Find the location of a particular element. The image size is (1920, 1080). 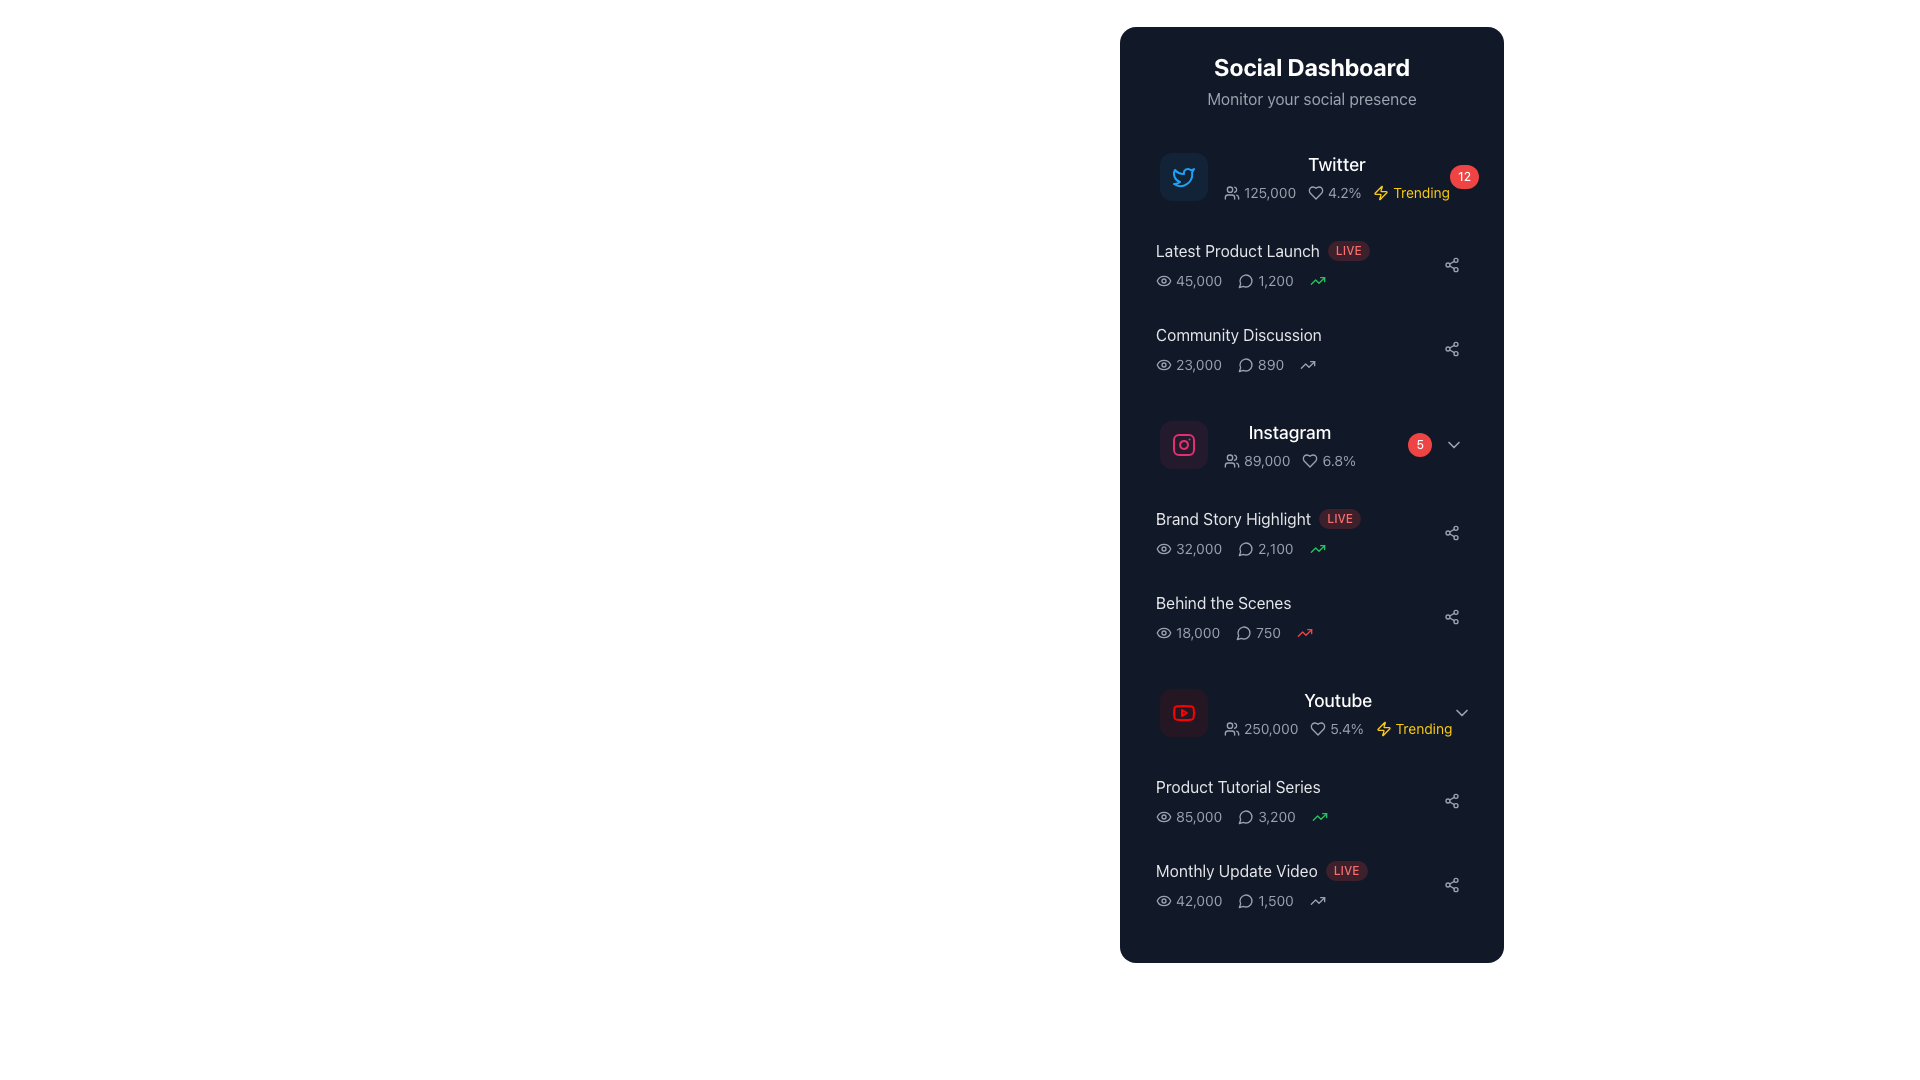

the sharing icon button located in the rightmost position of the 'Latest Product Launch' row is located at coordinates (1451, 264).